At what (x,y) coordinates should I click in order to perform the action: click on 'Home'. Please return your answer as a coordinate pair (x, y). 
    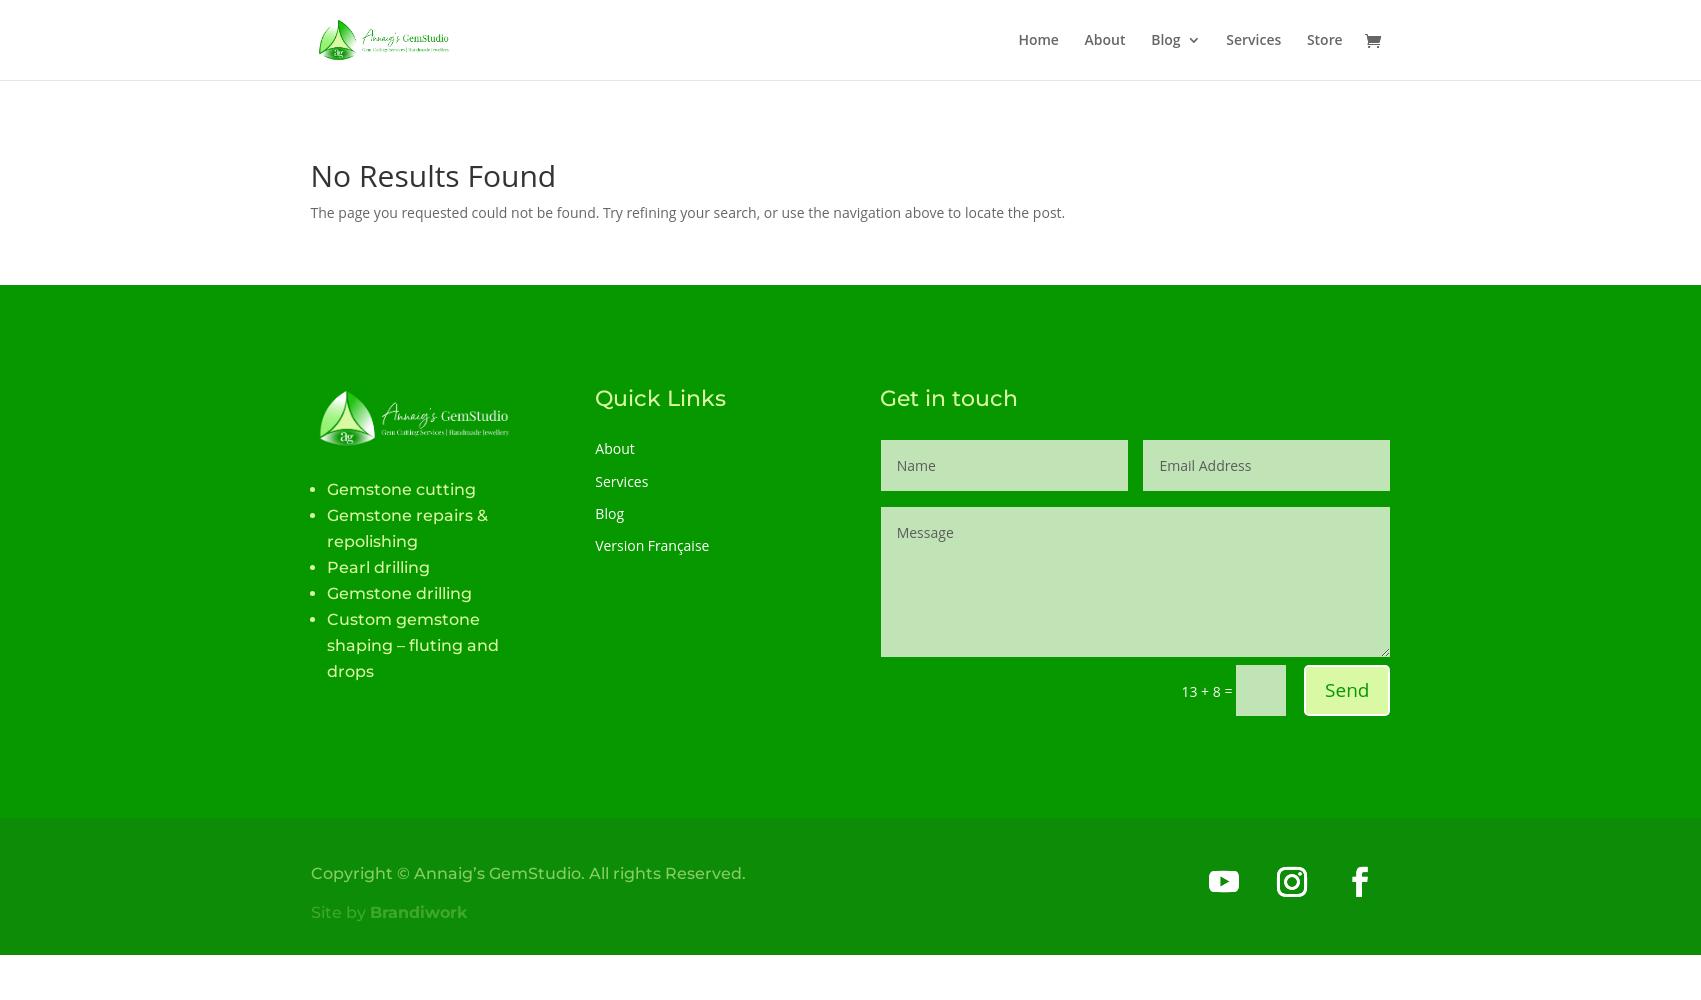
    Looking at the image, I should click on (1018, 39).